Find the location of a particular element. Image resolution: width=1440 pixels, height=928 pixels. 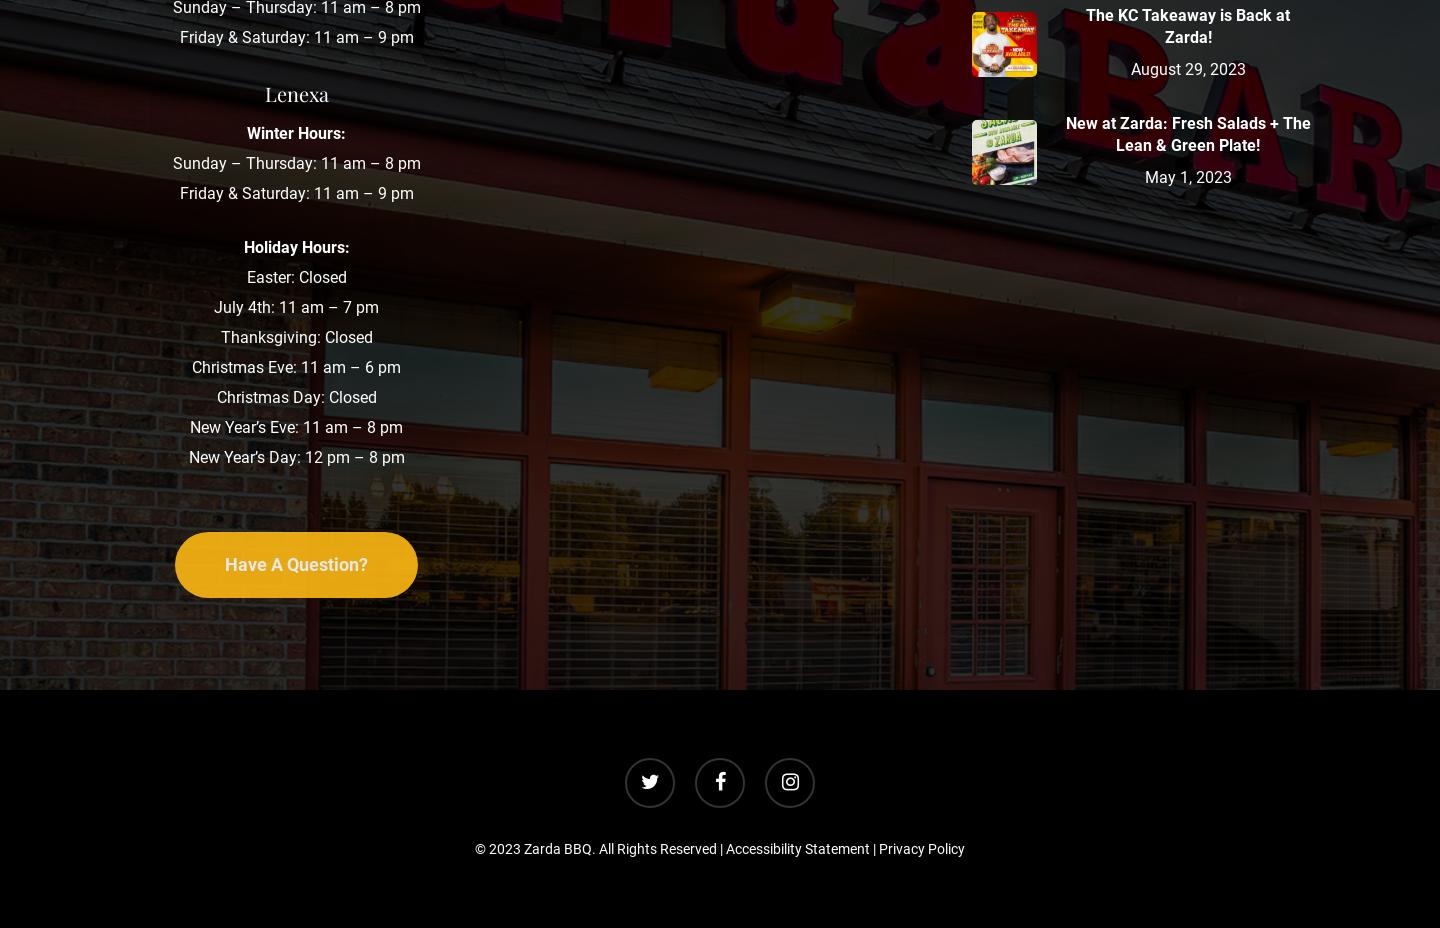

'Christmas Day: Closed' is located at coordinates (295, 396).